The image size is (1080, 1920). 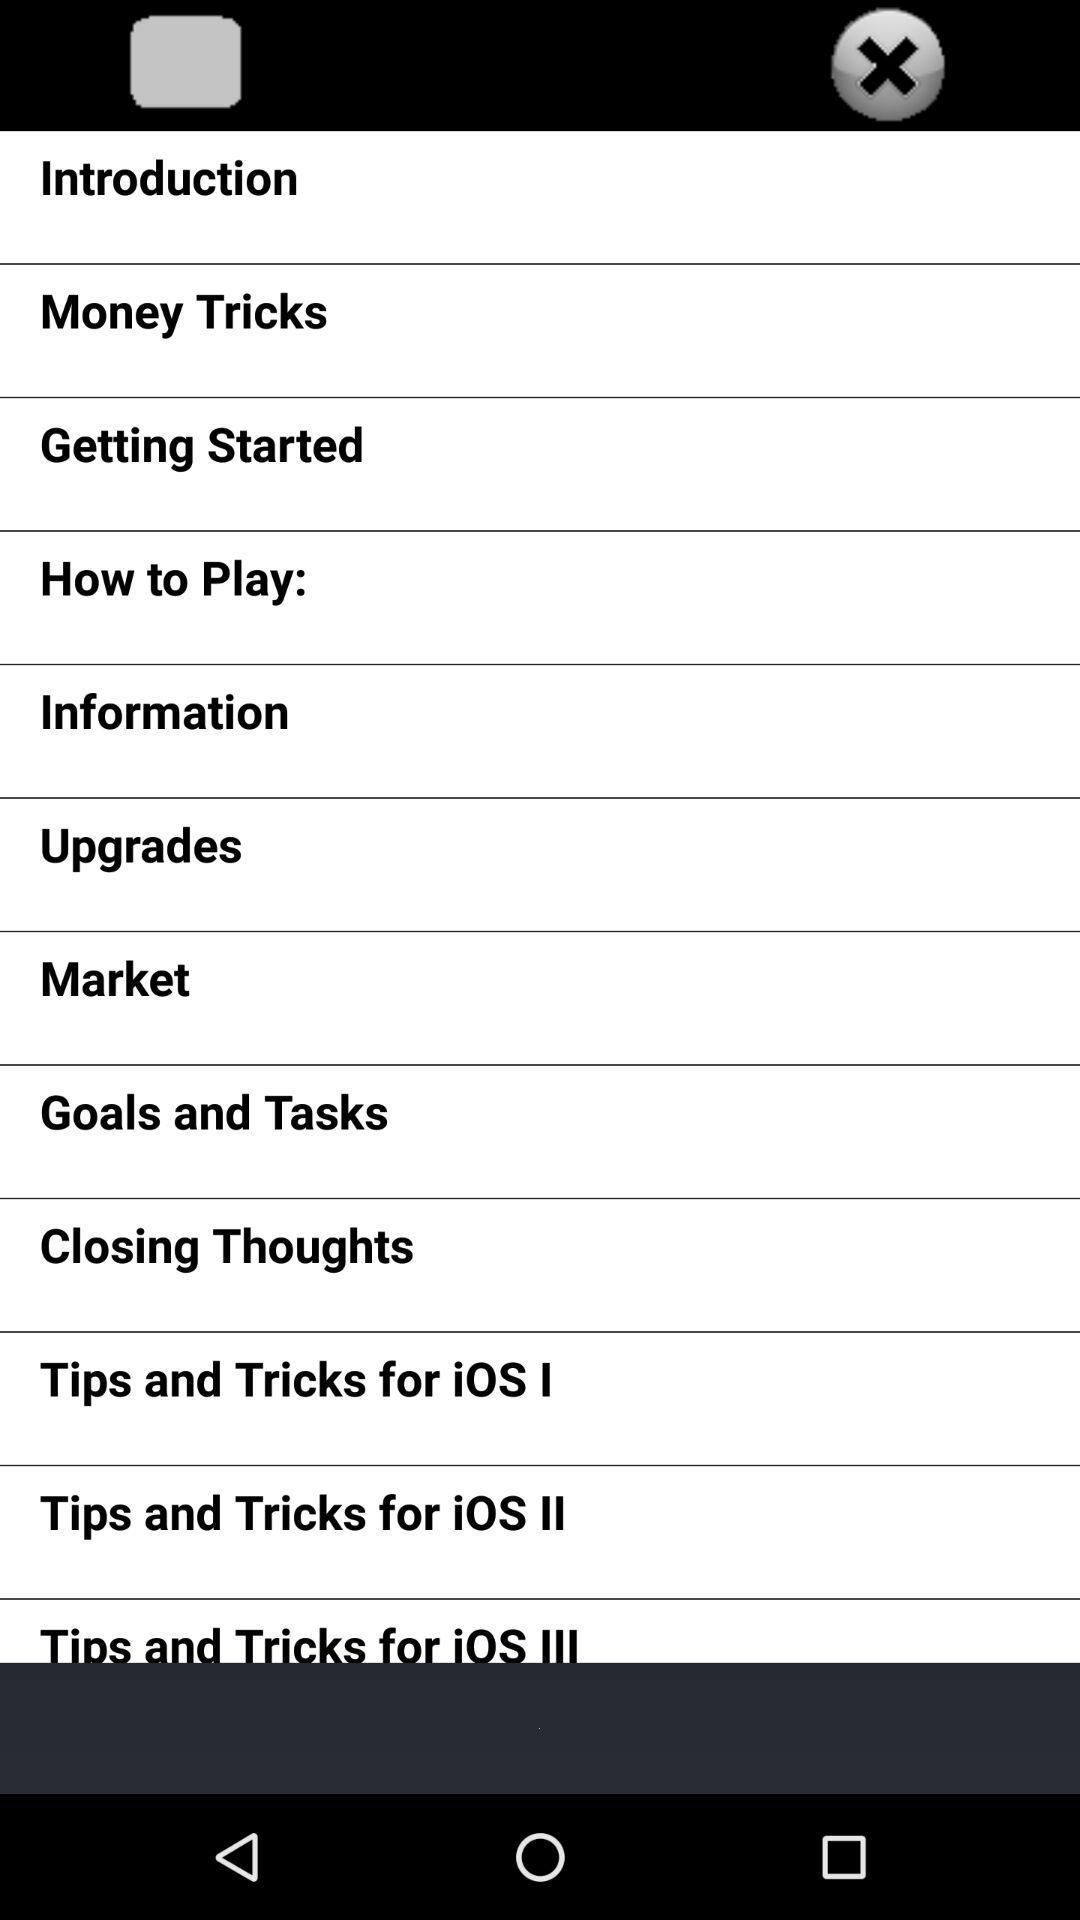 What do you see at coordinates (183, 316) in the screenshot?
I see `app below introduction` at bounding box center [183, 316].